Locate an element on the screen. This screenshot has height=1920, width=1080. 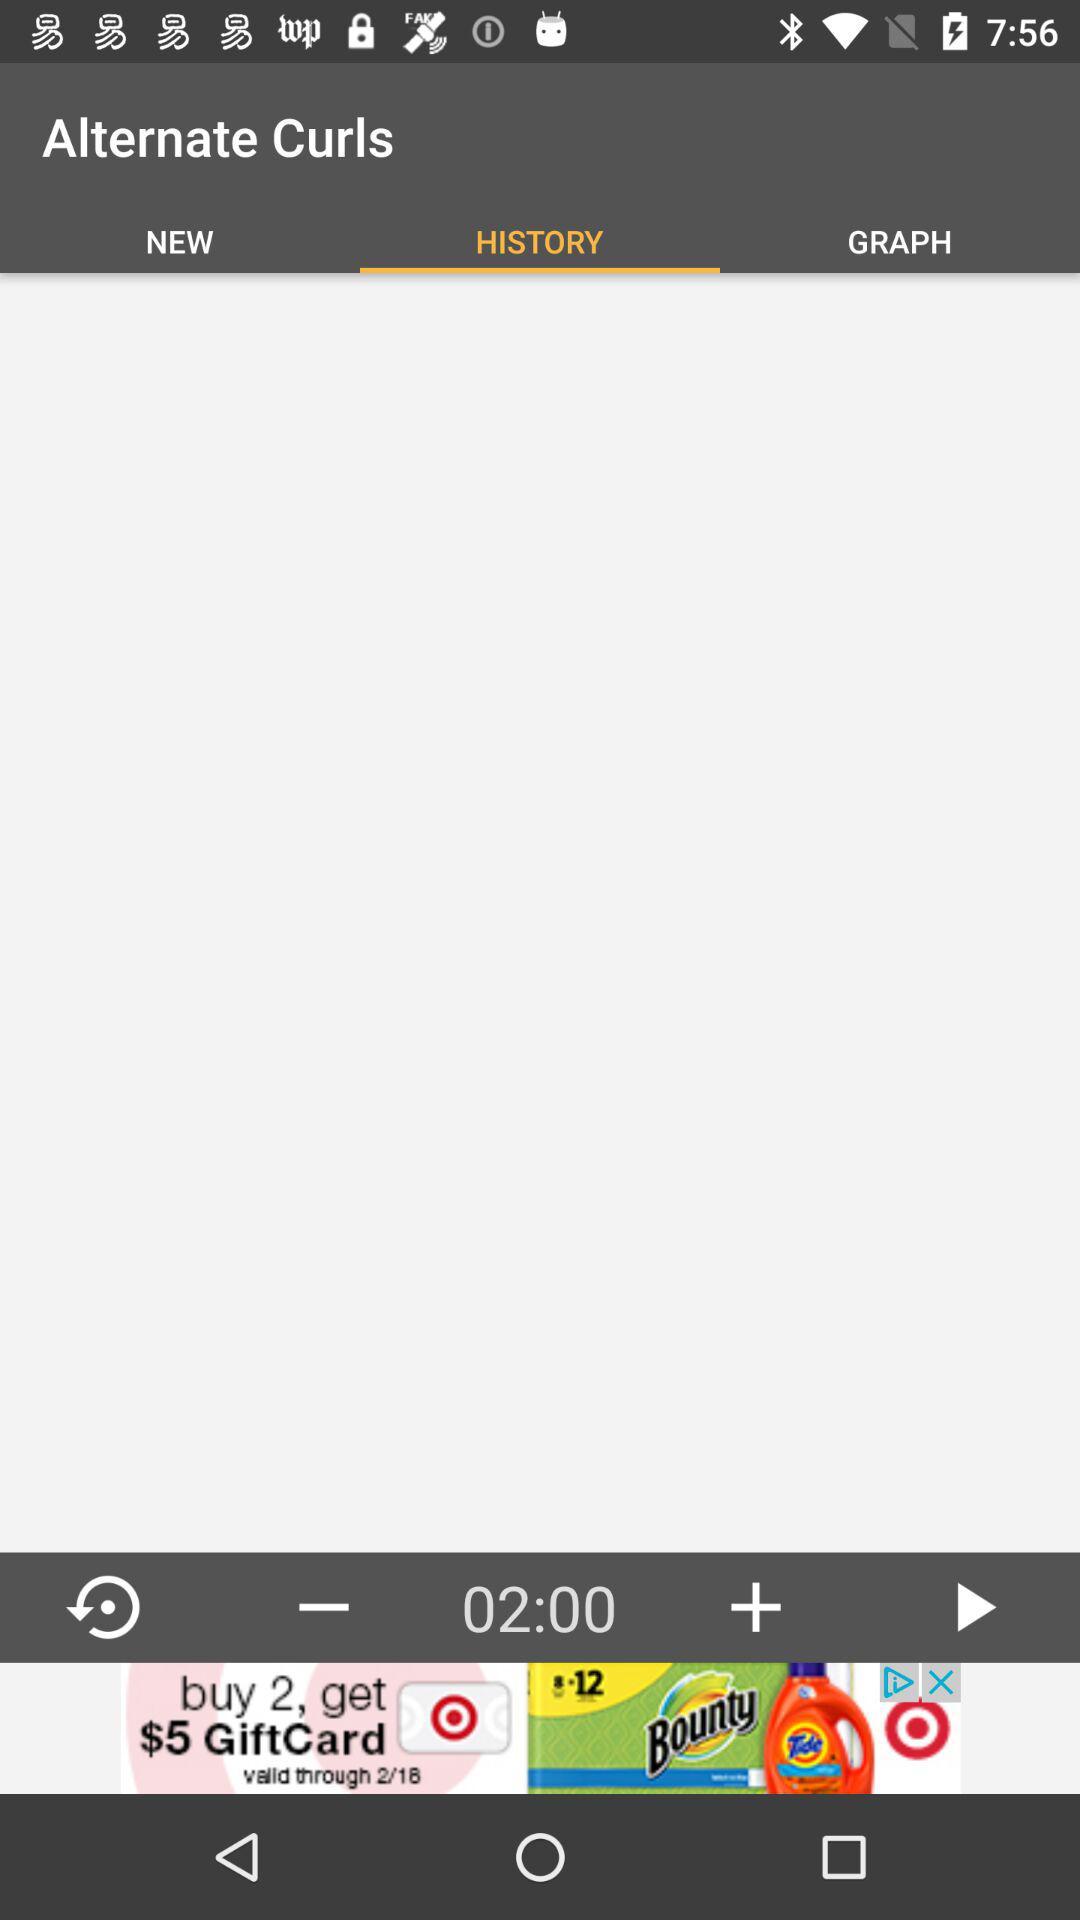
click the advertisement is located at coordinates (540, 1727).